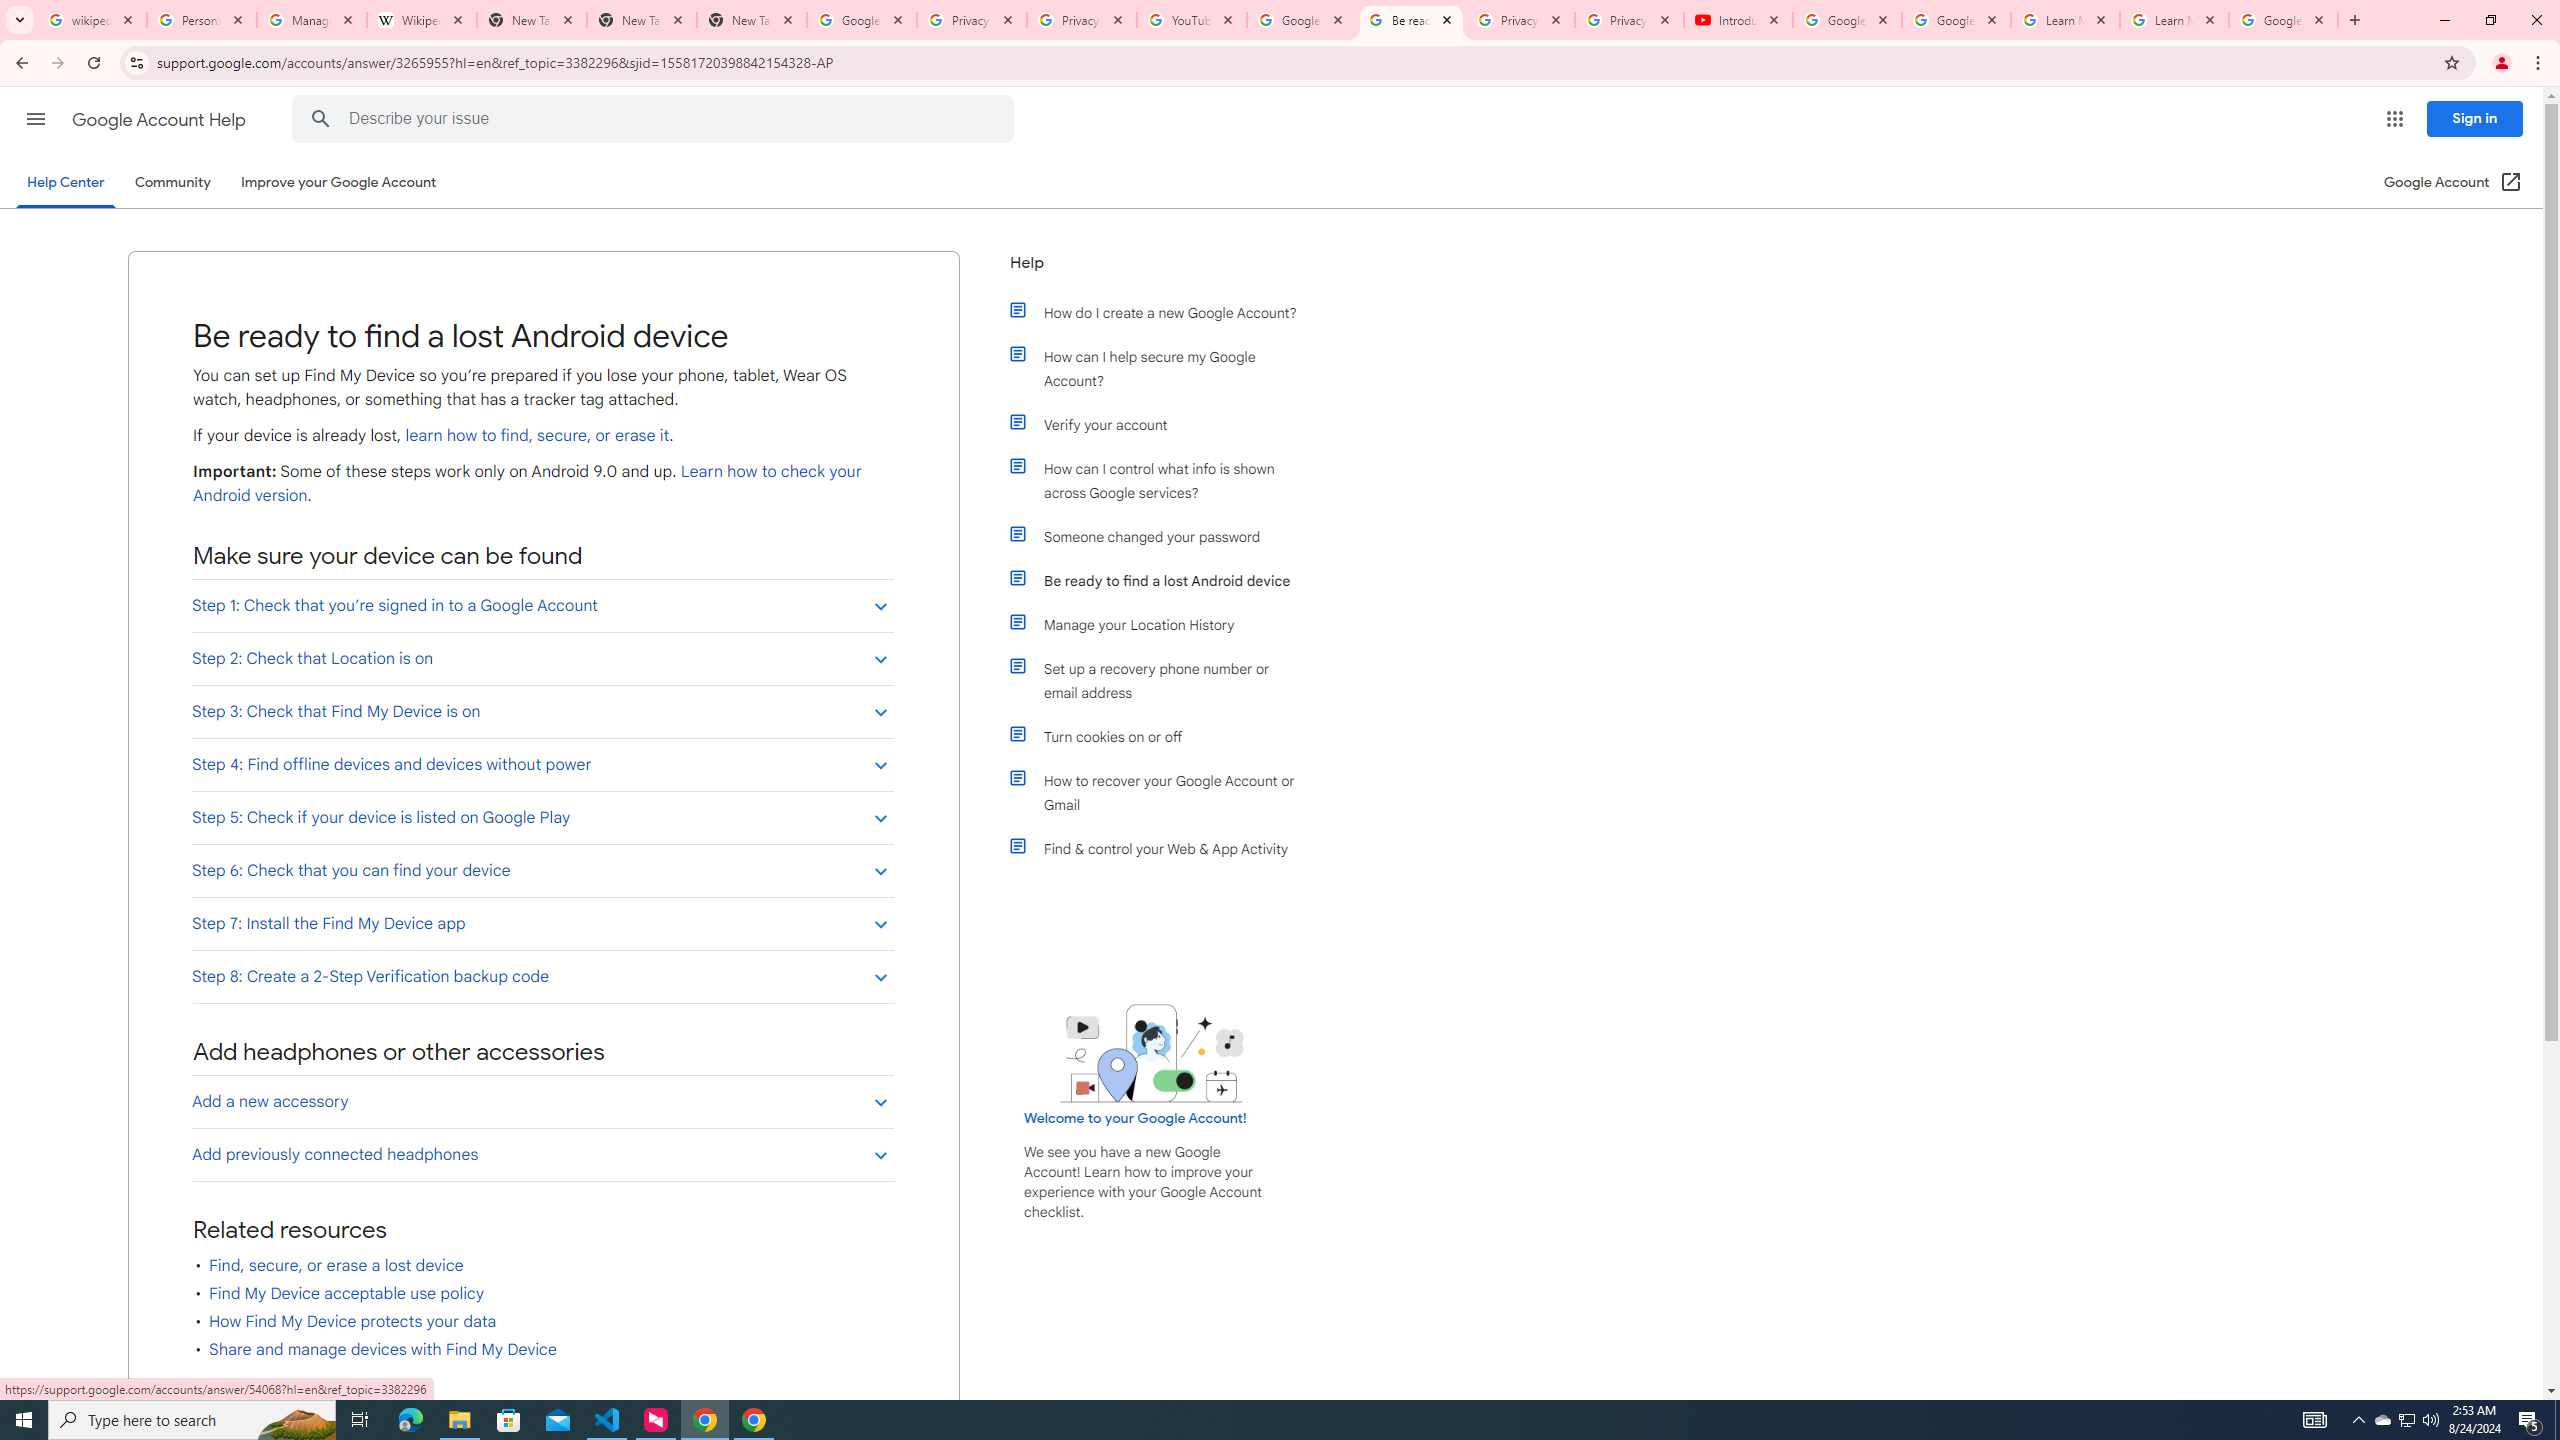  Describe the element at coordinates (1162, 313) in the screenshot. I see `'How do I create a new Google Account?'` at that location.